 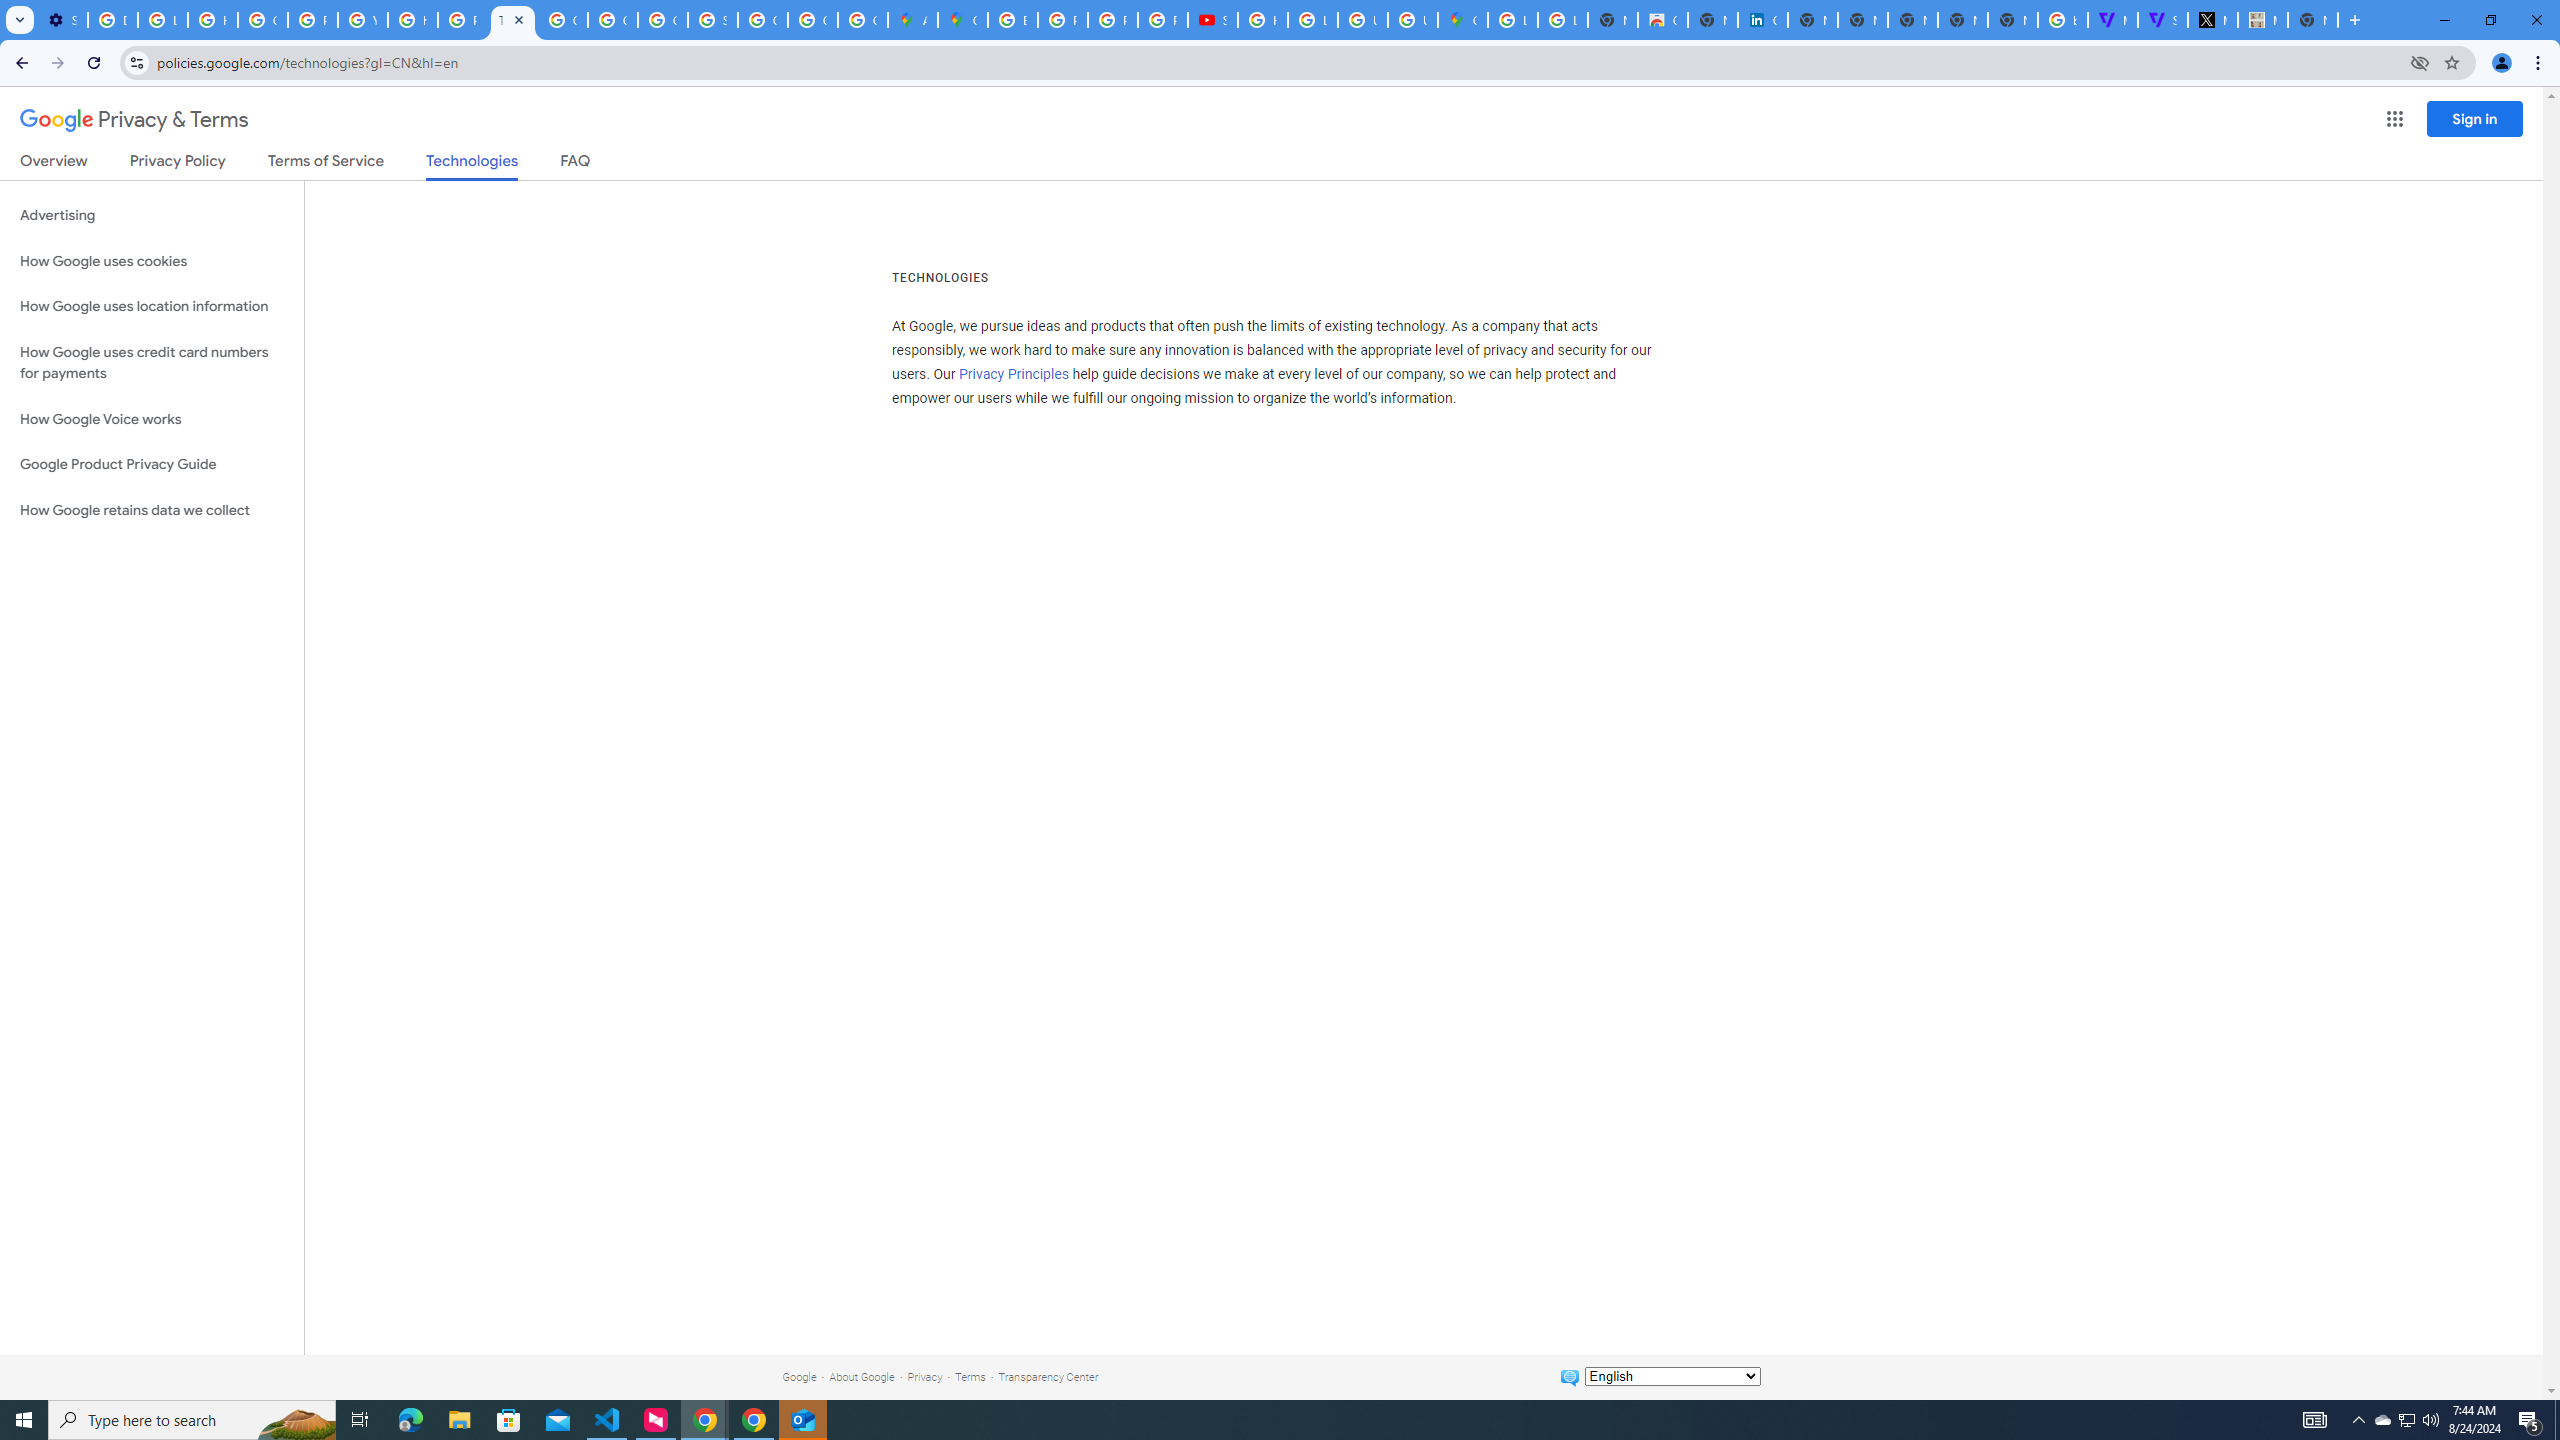 I want to click on 'Privacy Principles', so click(x=1015, y=375).